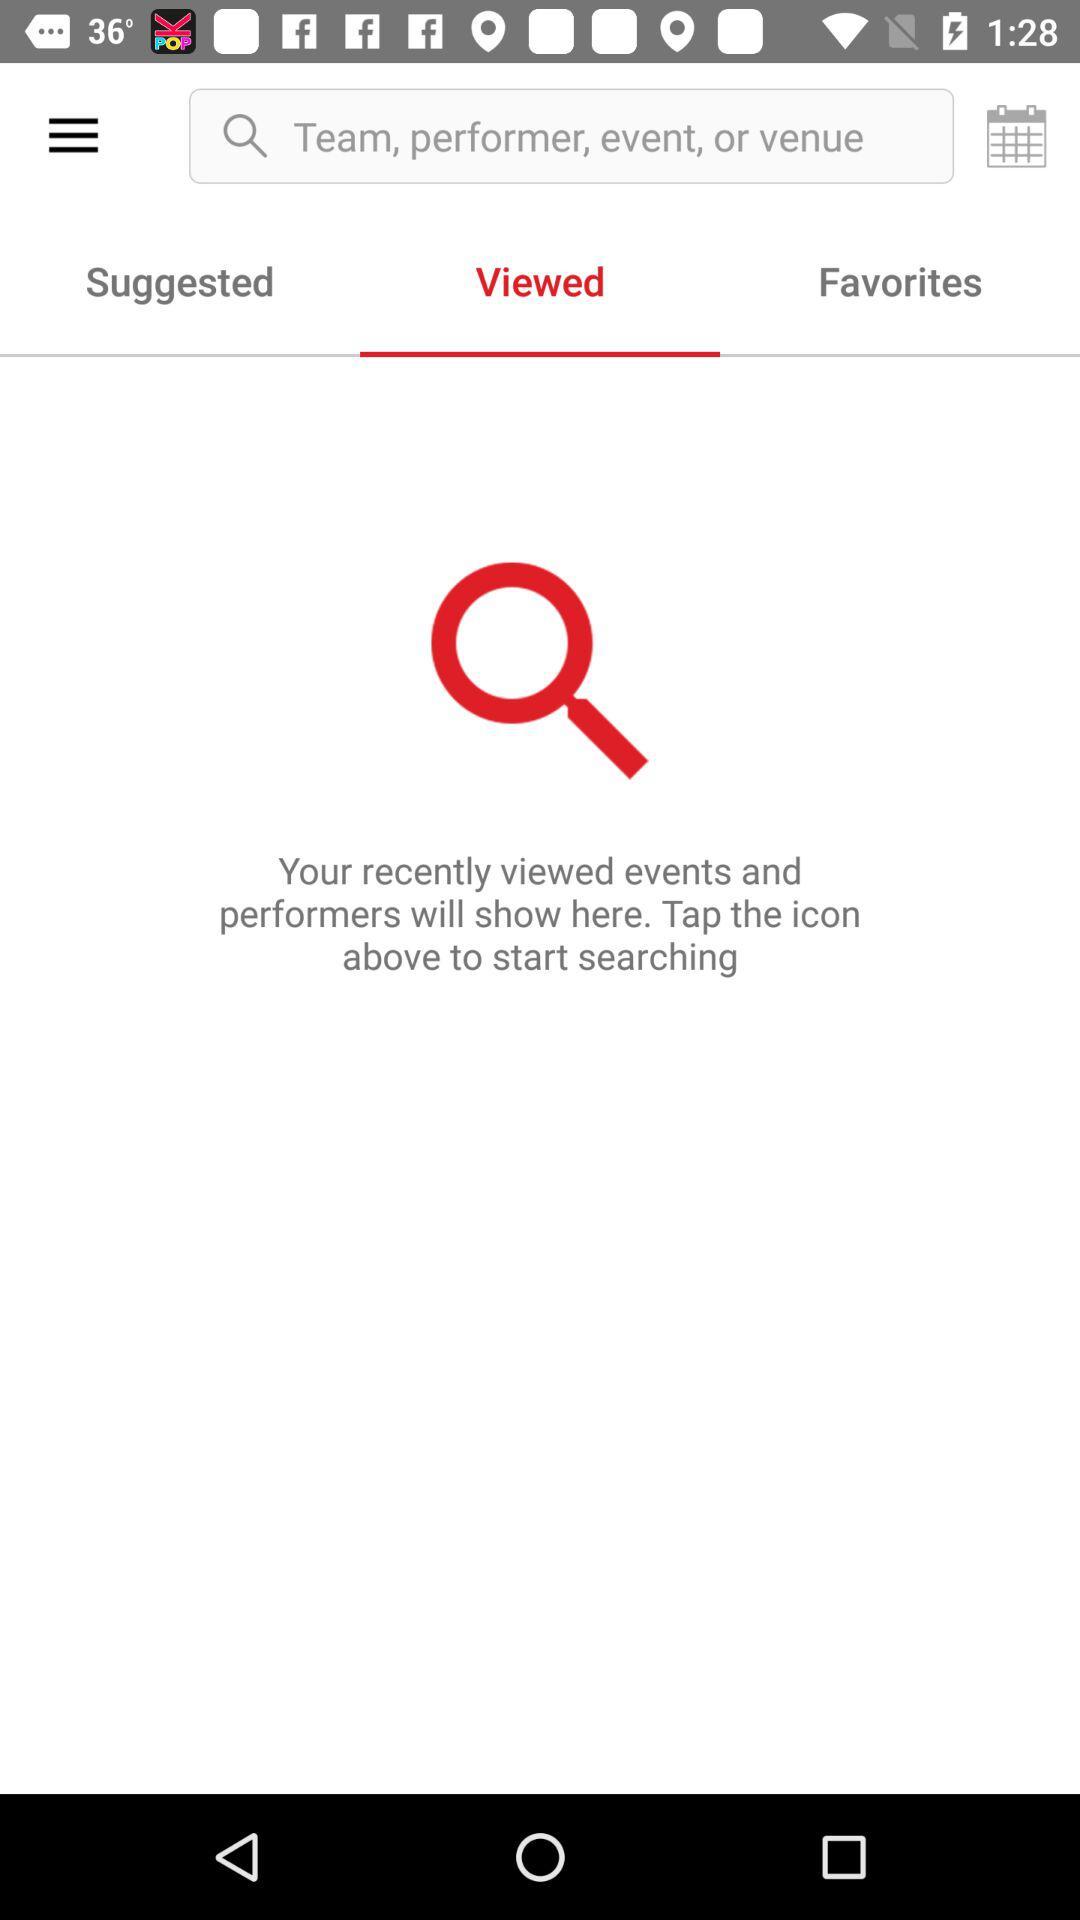  What do you see at coordinates (540, 1074) in the screenshot?
I see `the your recently viewed icon` at bounding box center [540, 1074].